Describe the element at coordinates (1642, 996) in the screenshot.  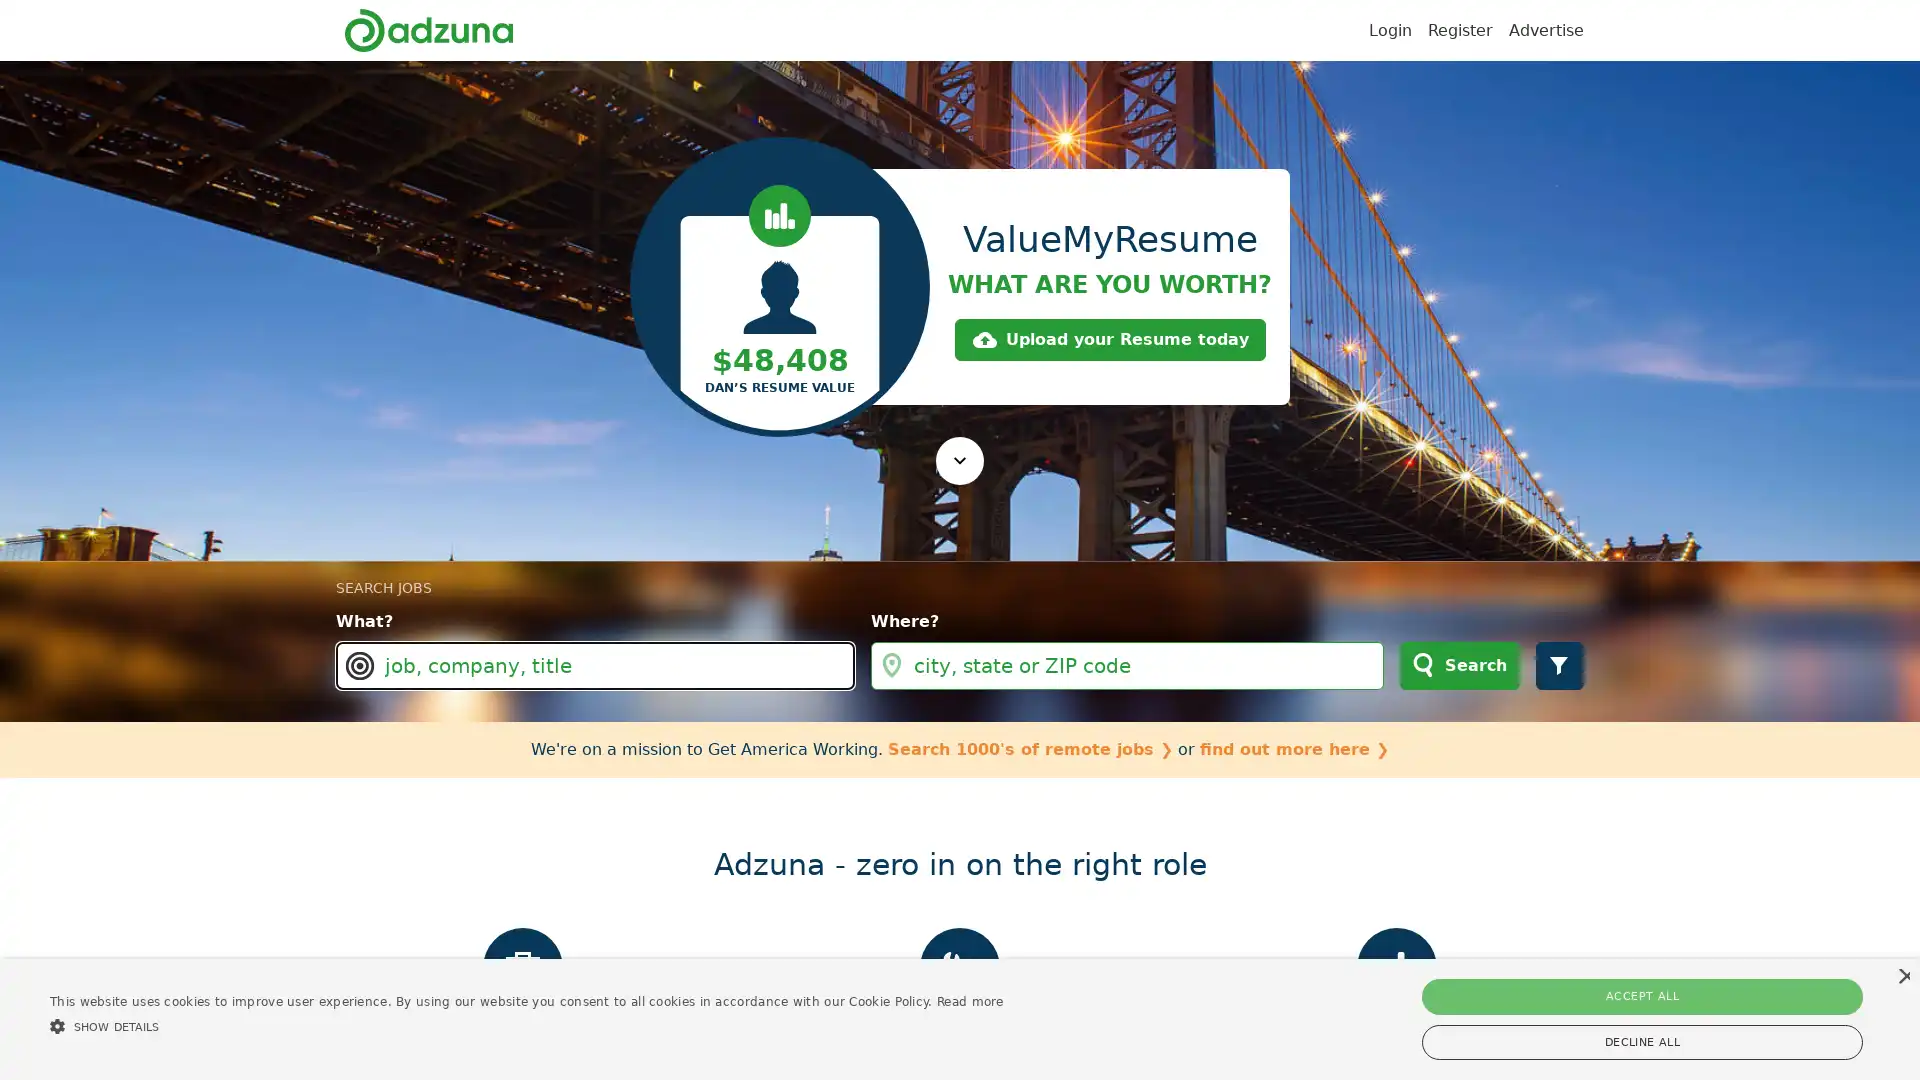
I see `ACCEPT ALL` at that location.